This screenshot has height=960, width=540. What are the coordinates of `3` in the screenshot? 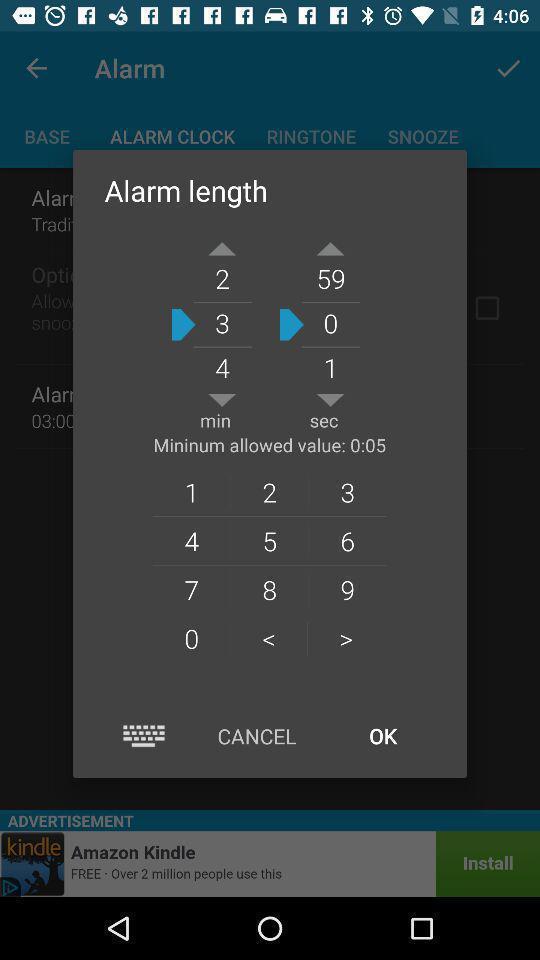 It's located at (346, 491).